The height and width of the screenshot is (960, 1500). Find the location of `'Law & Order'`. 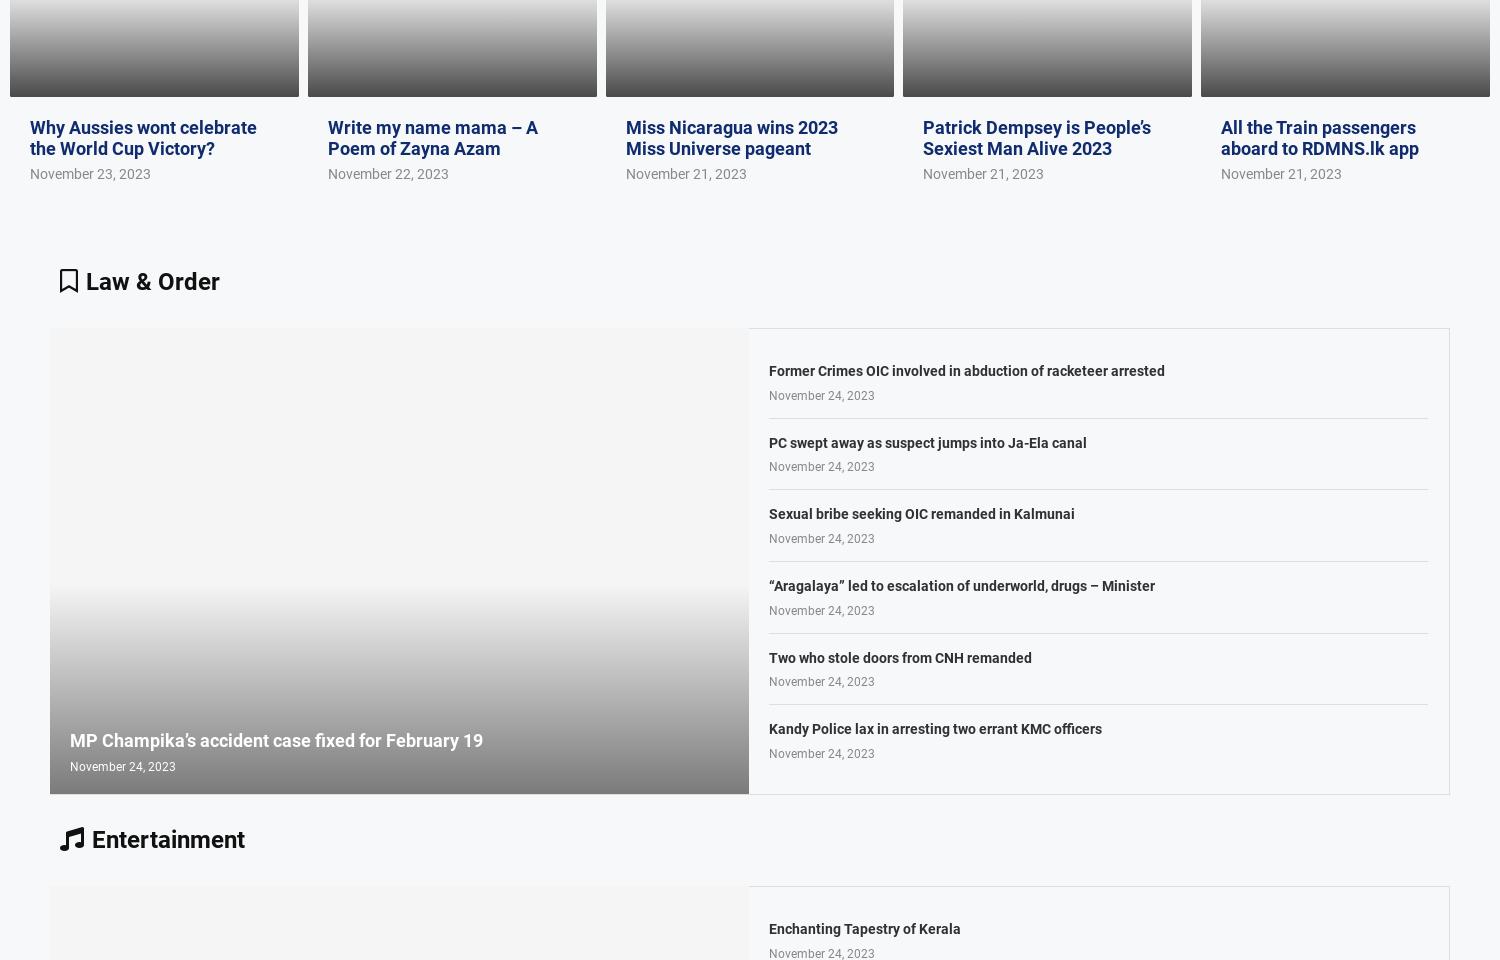

'Law & Order' is located at coordinates (153, 279).